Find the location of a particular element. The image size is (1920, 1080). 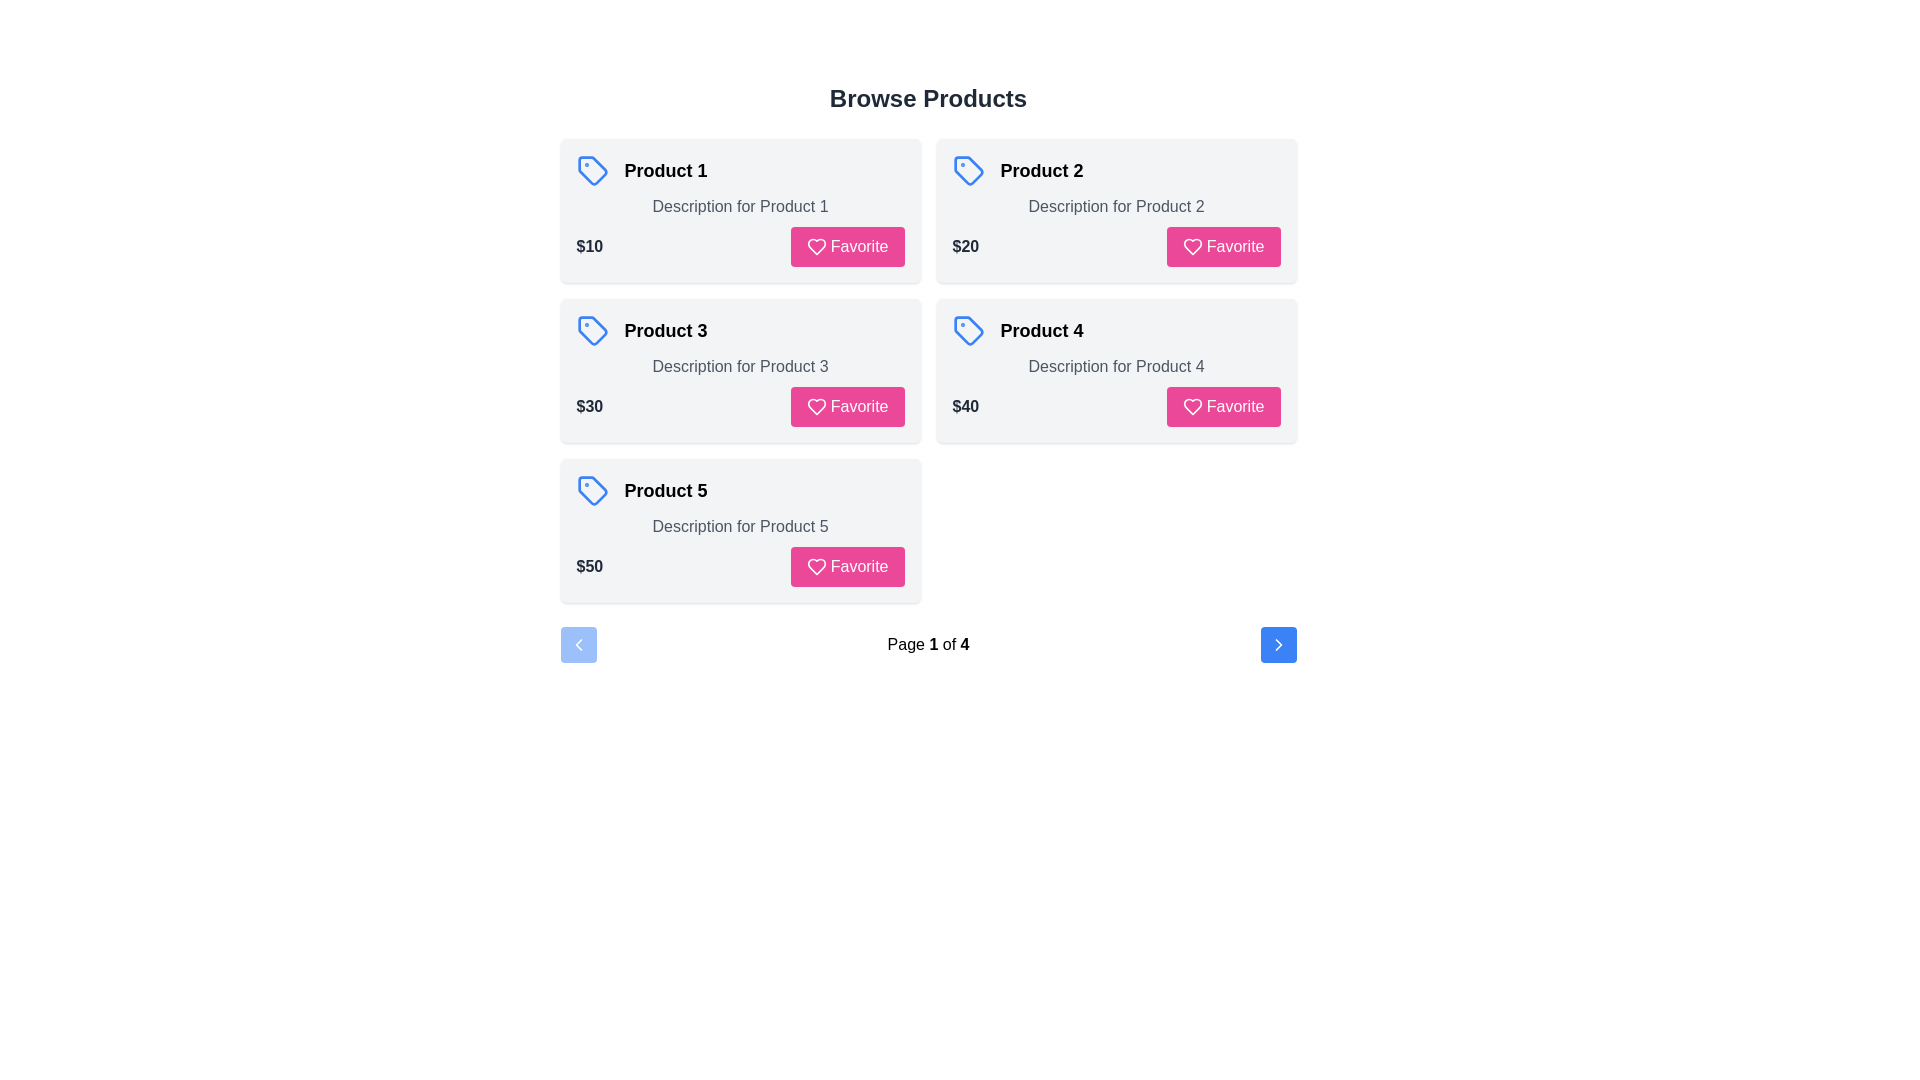

the heart-shaped icon in the 'Favorite' button located in the 'Product 5' card is located at coordinates (816, 567).